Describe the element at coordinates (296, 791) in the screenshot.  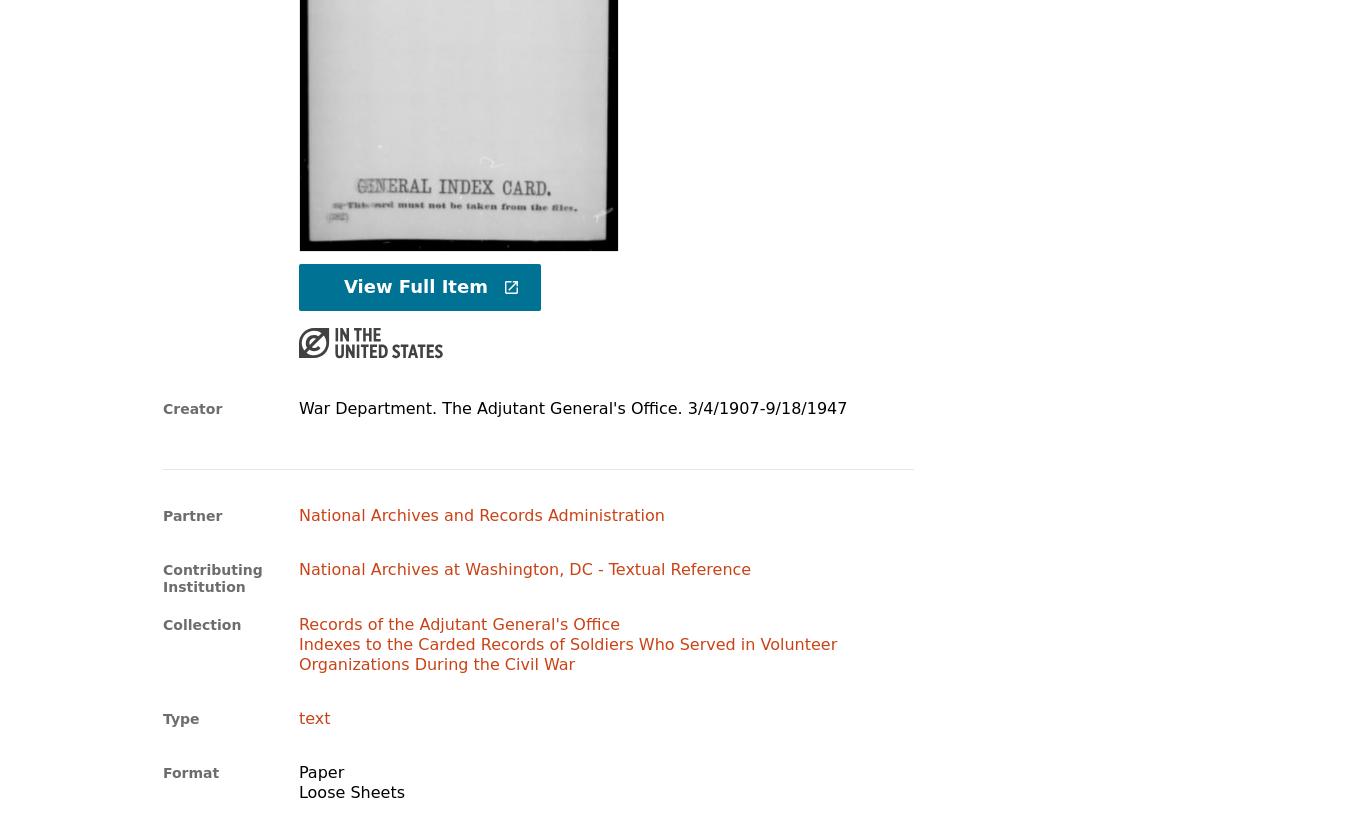
I see `'Loose Sheets'` at that location.